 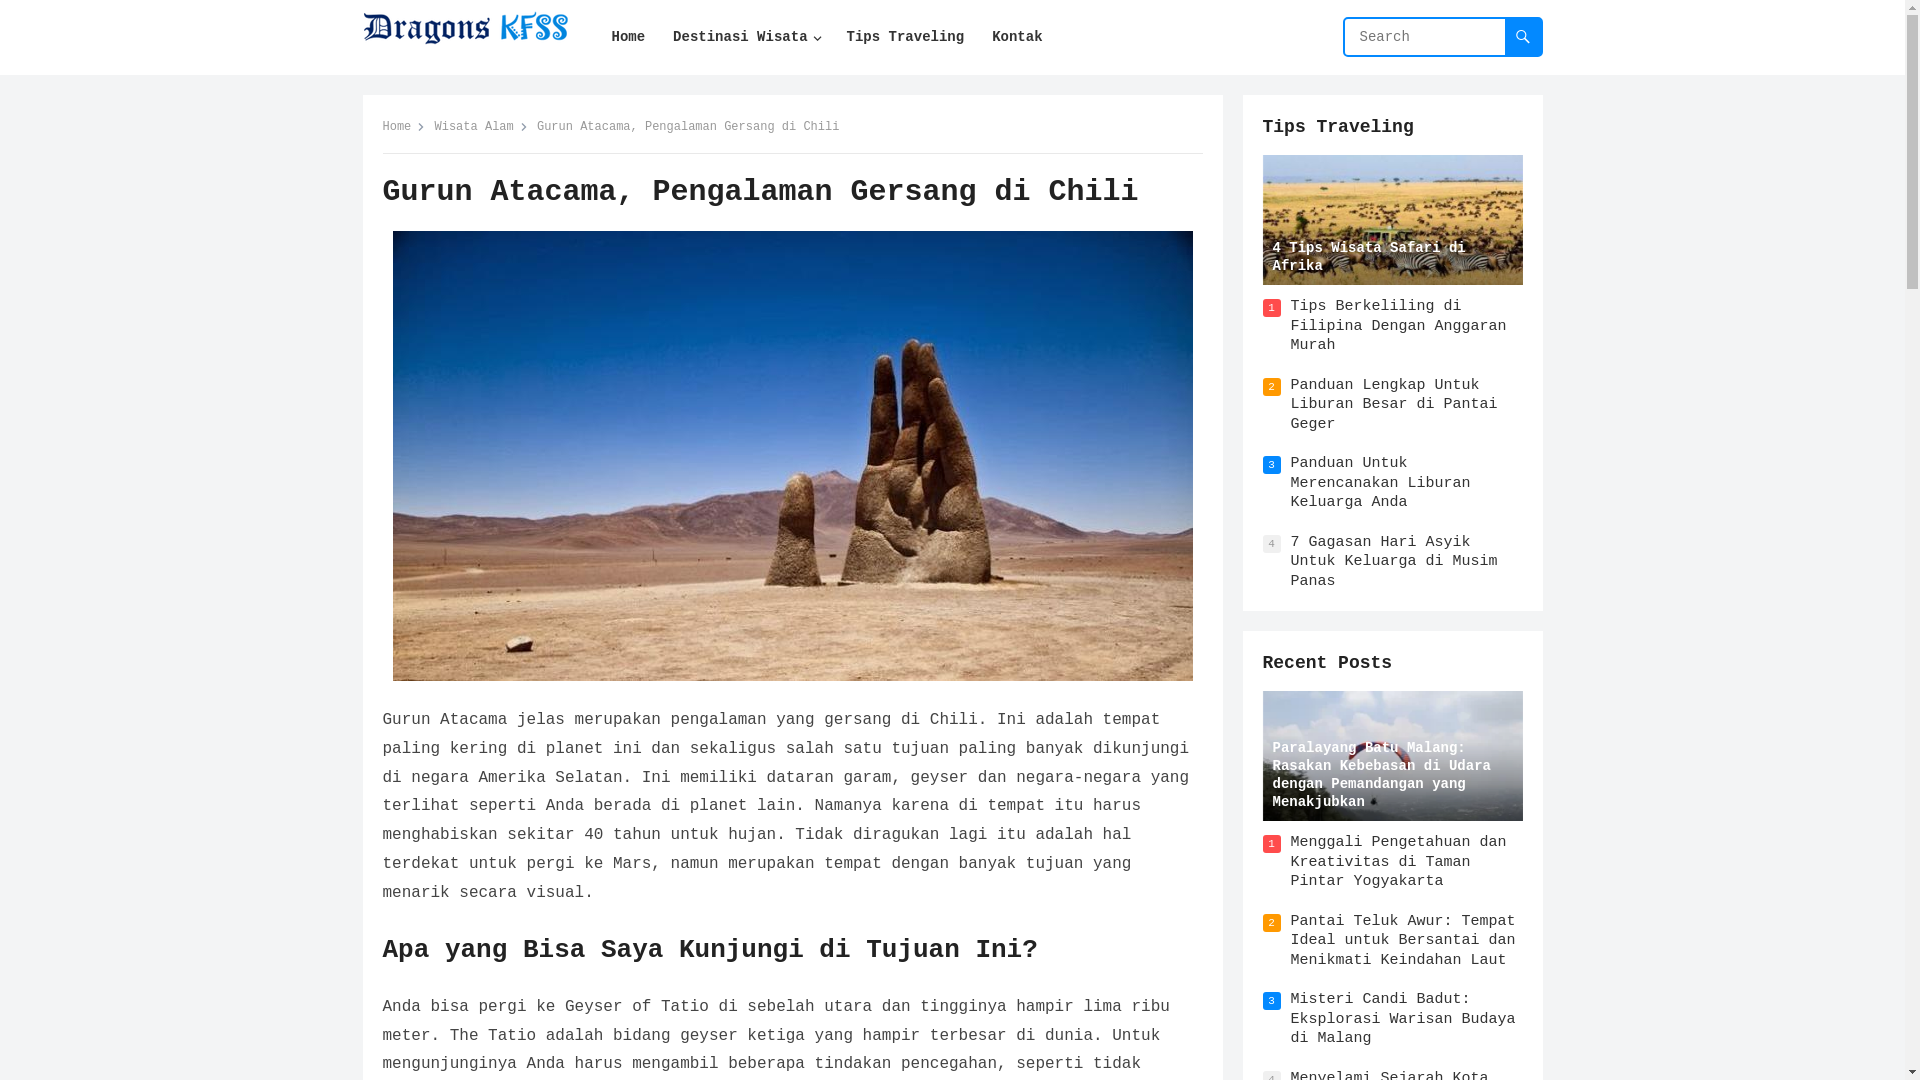 What do you see at coordinates (1379, 482) in the screenshot?
I see `'Panduan Untuk Merencanakan Liburan Keluarga Anda'` at bounding box center [1379, 482].